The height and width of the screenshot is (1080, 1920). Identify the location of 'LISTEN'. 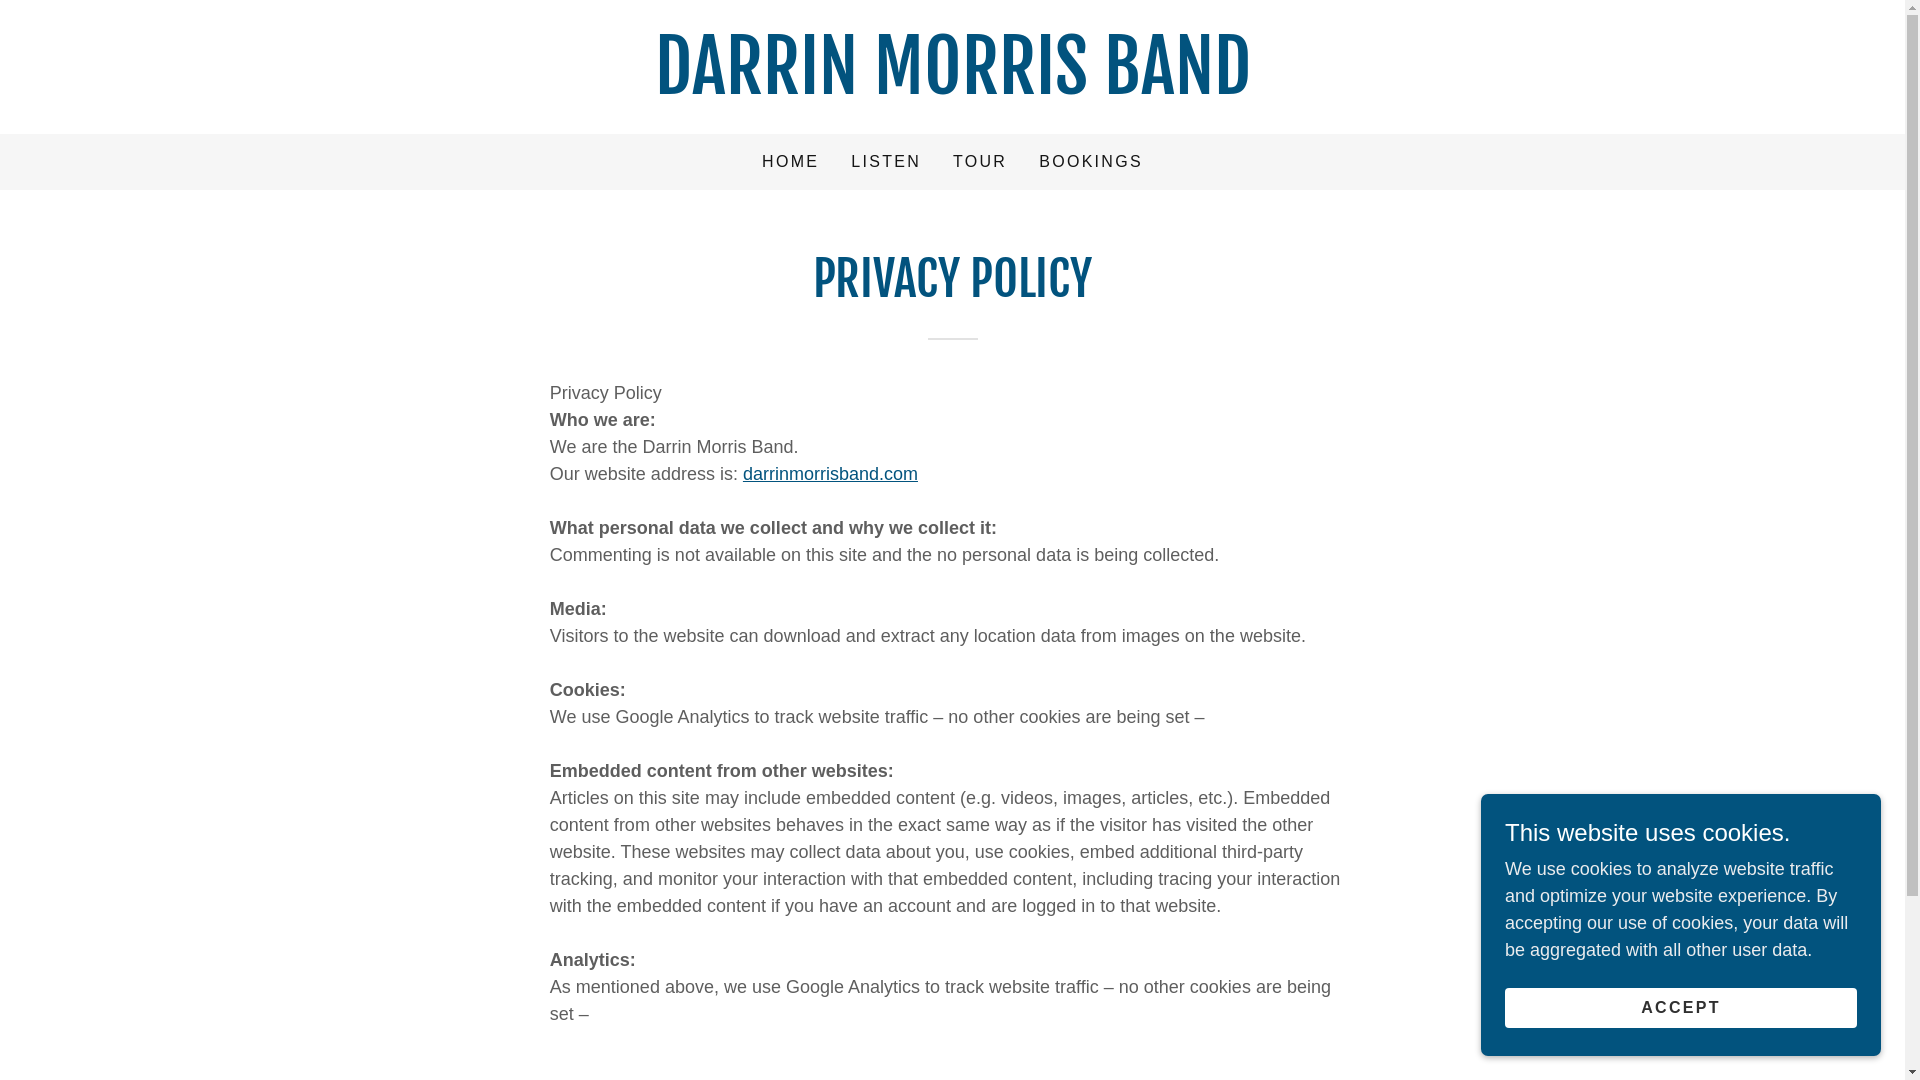
(885, 161).